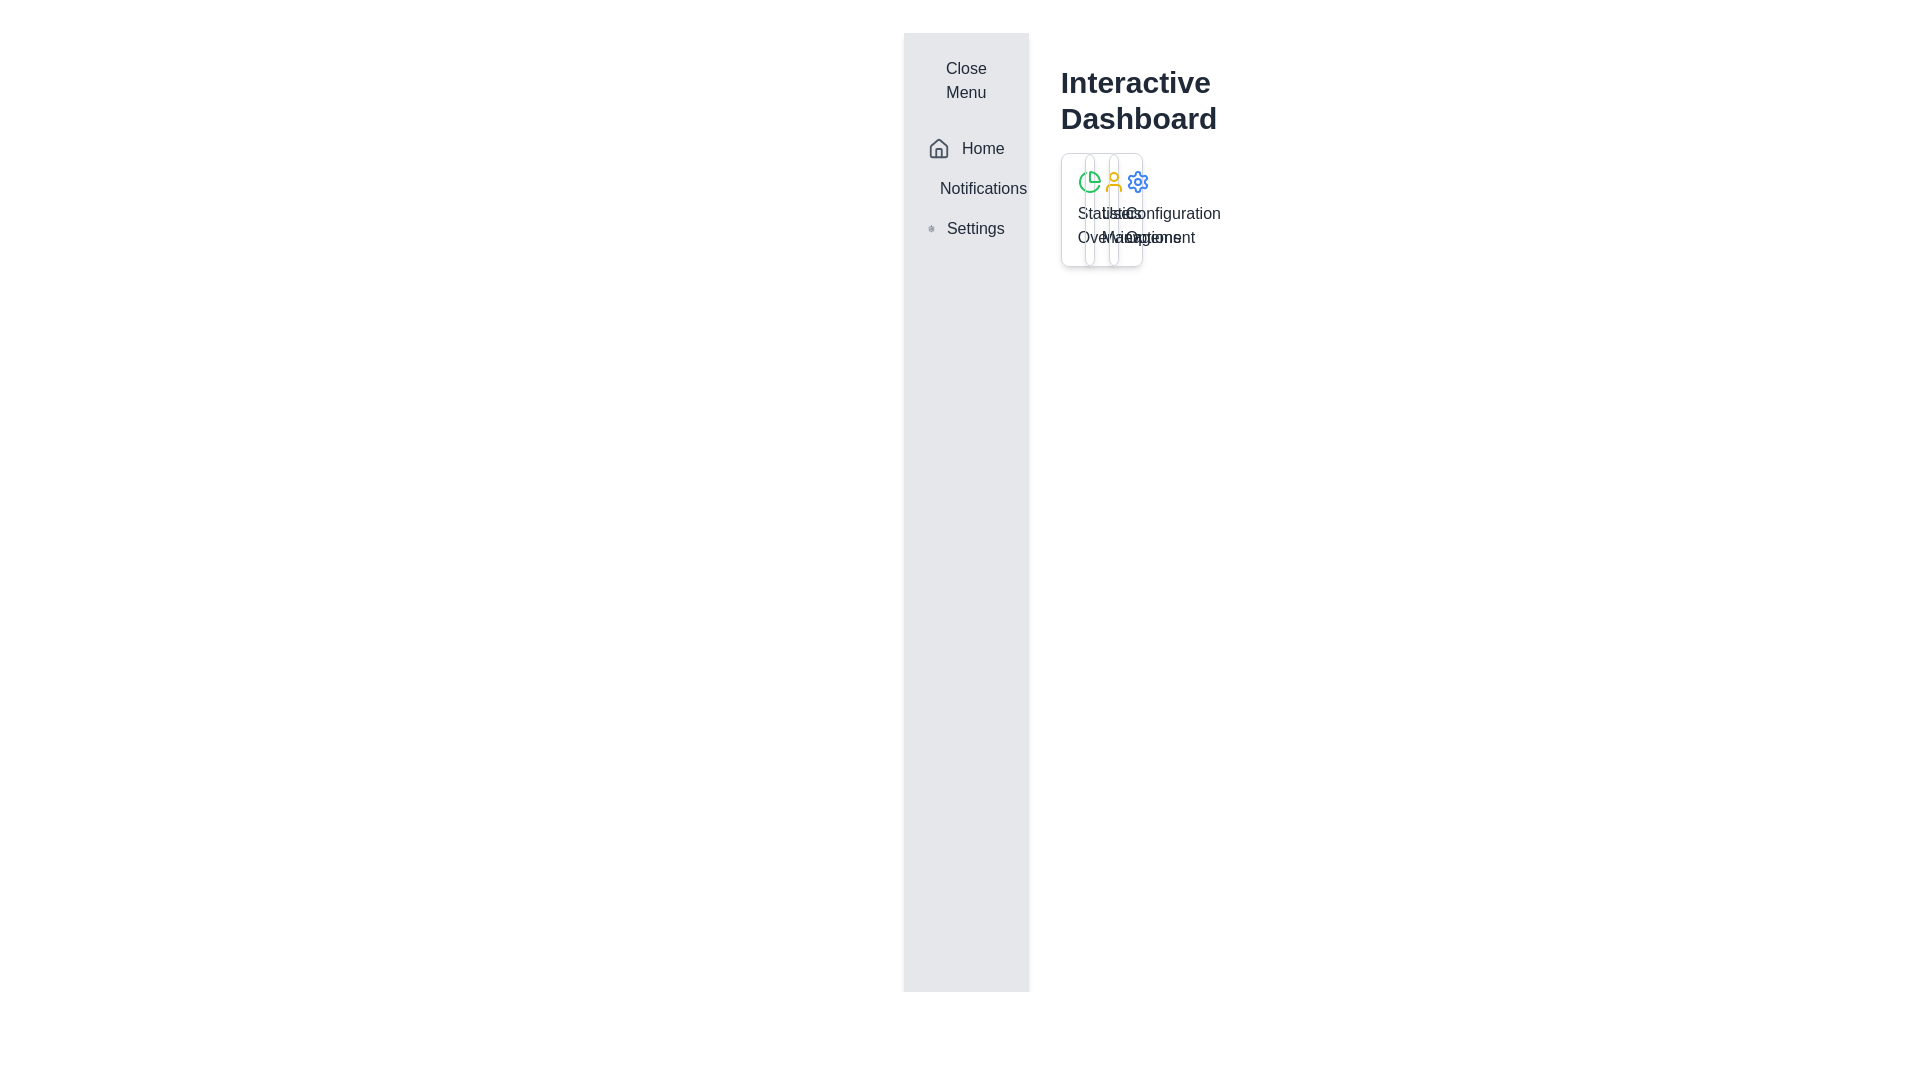 The height and width of the screenshot is (1080, 1920). Describe the element at coordinates (1137, 181) in the screenshot. I see `the settings or gear icon located at the top-right corner of the 'Configuration Options' card` at that location.